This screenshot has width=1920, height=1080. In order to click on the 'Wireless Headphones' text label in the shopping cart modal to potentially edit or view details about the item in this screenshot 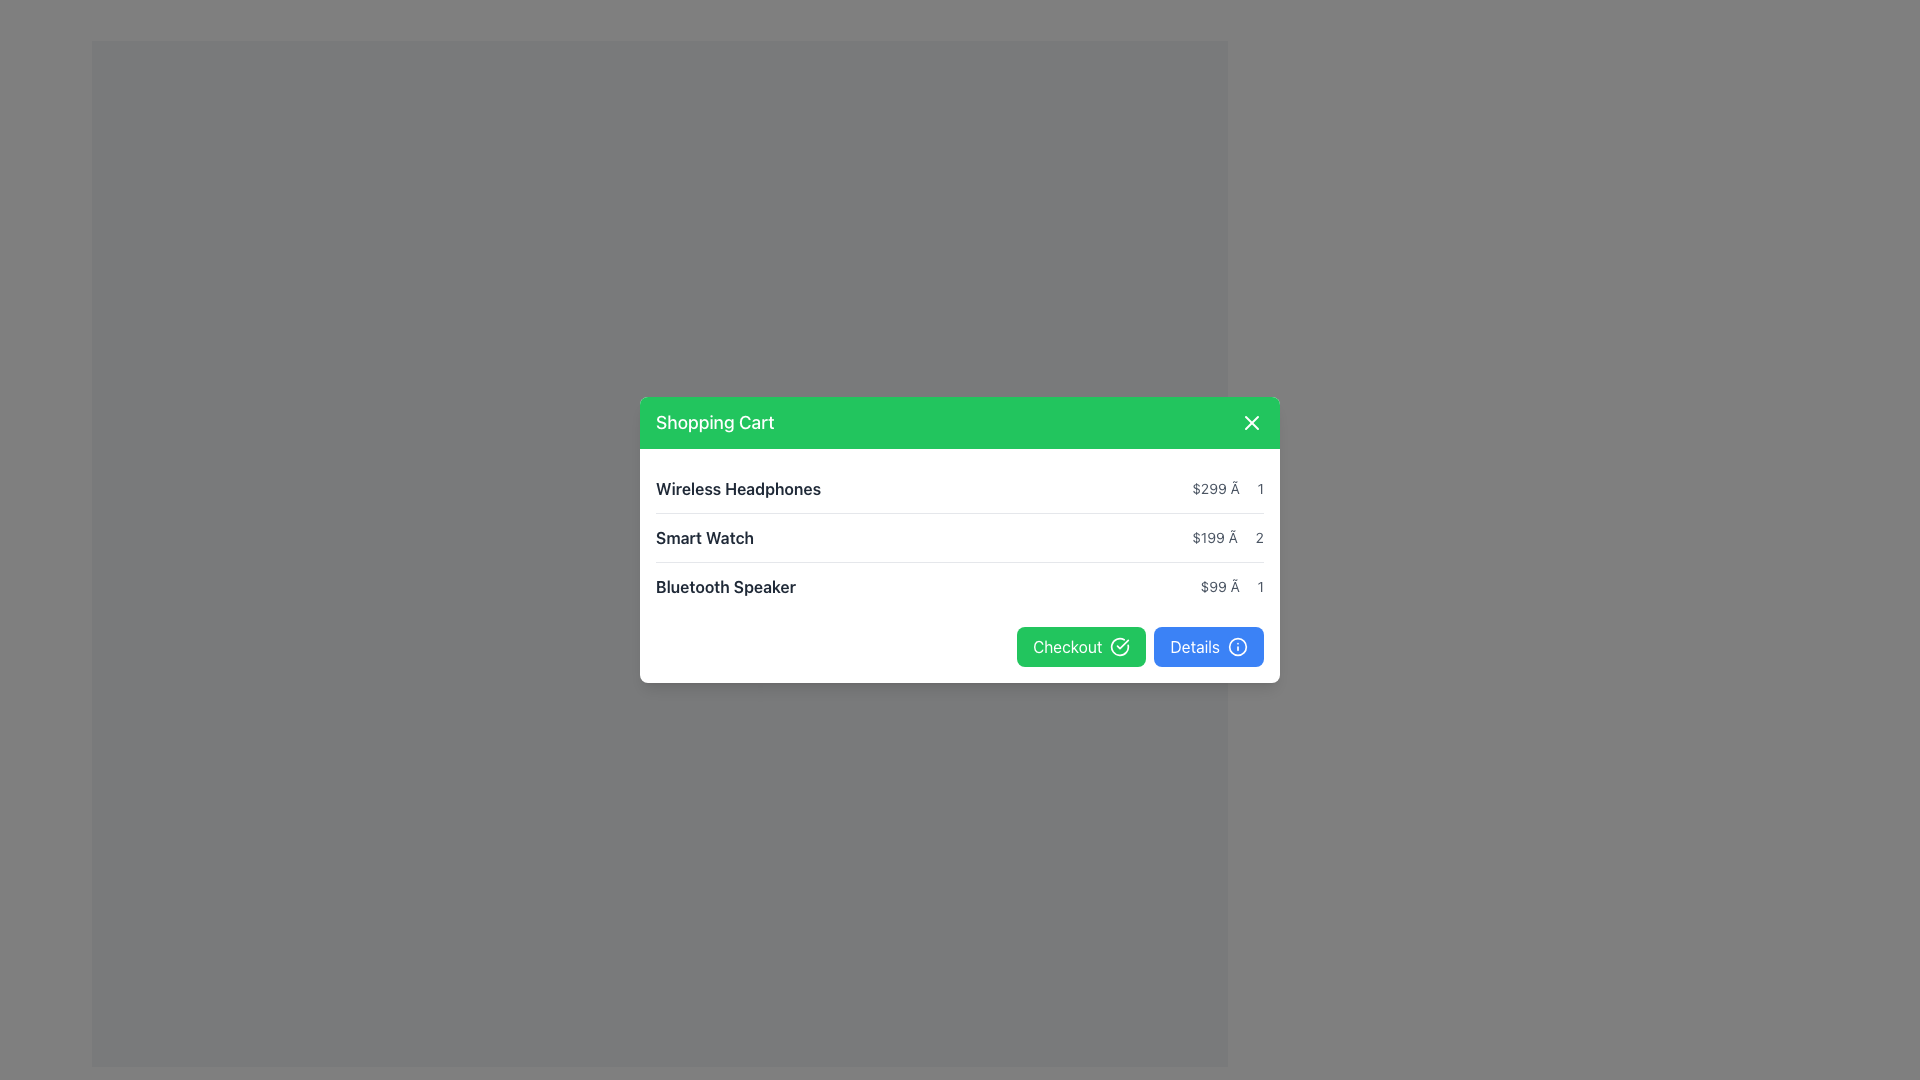, I will do `click(737, 489)`.